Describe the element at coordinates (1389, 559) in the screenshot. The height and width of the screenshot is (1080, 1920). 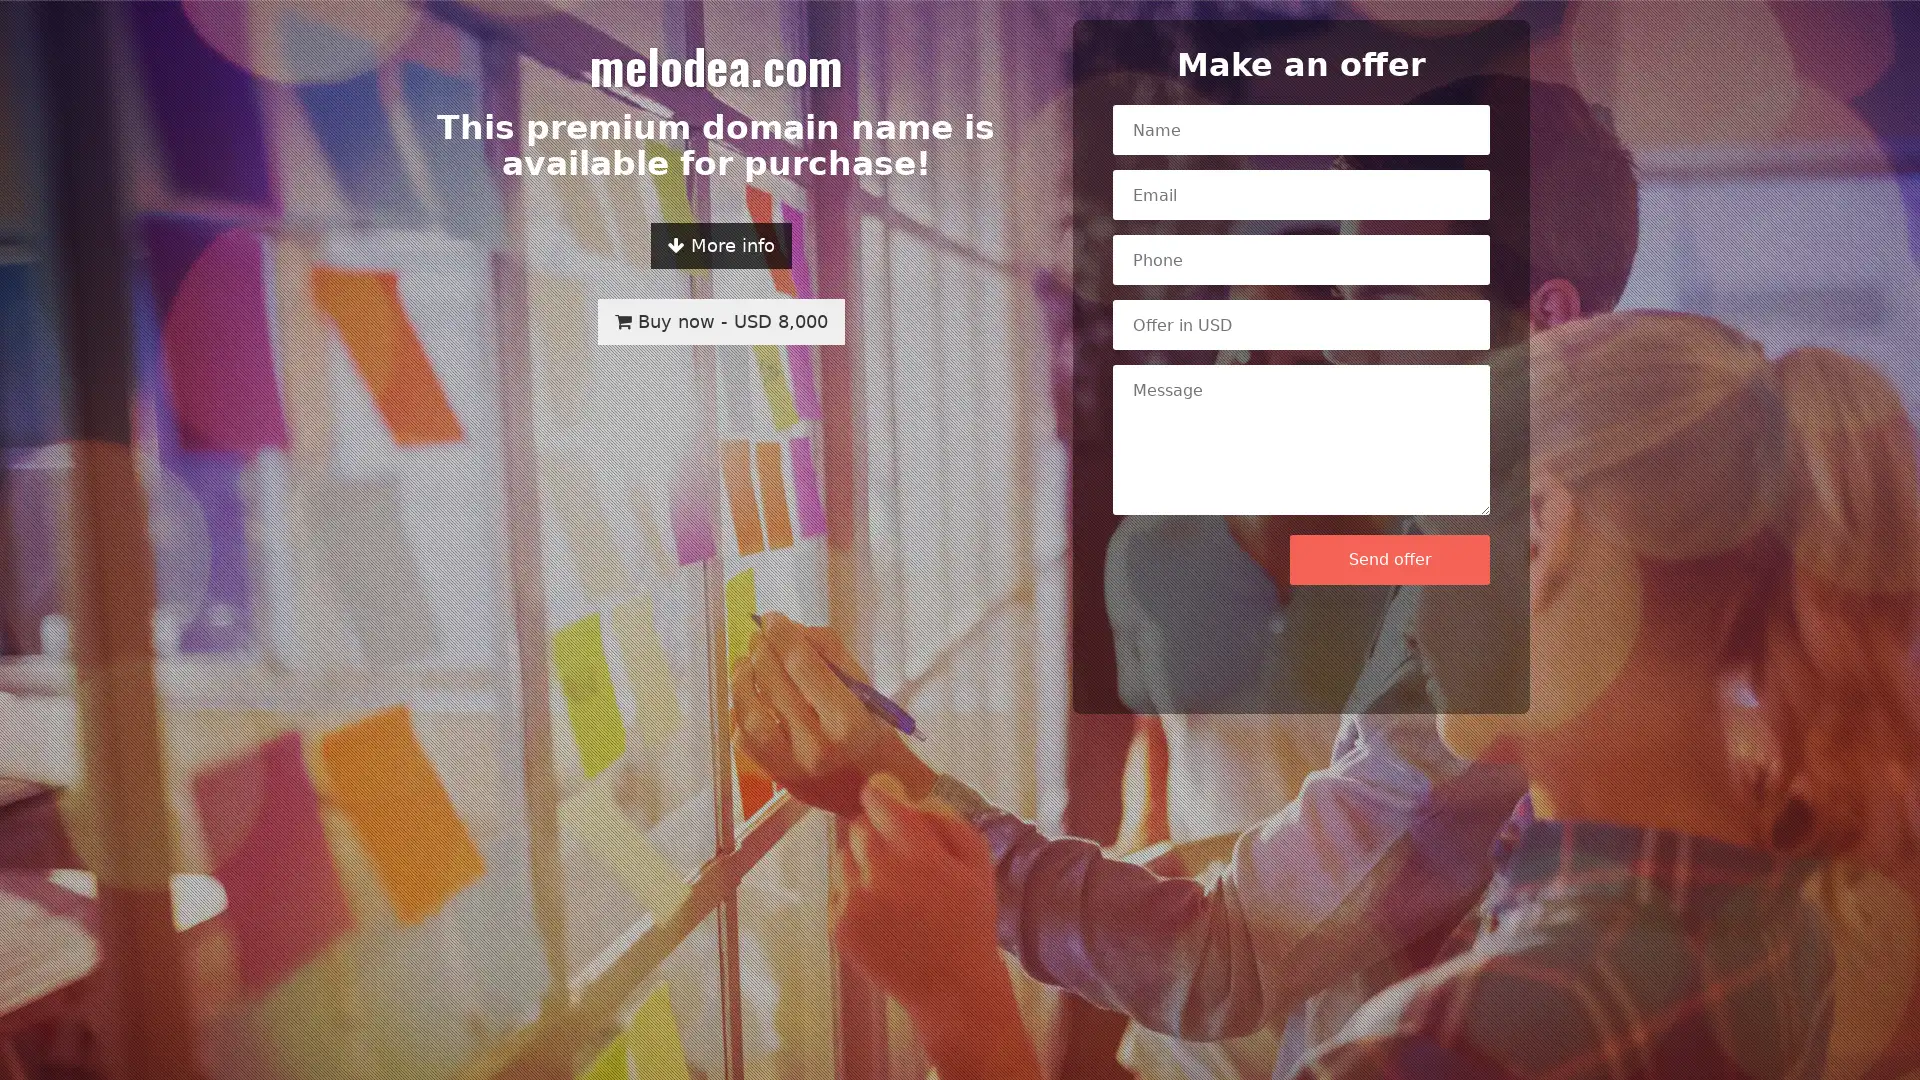
I see `Send offer` at that location.